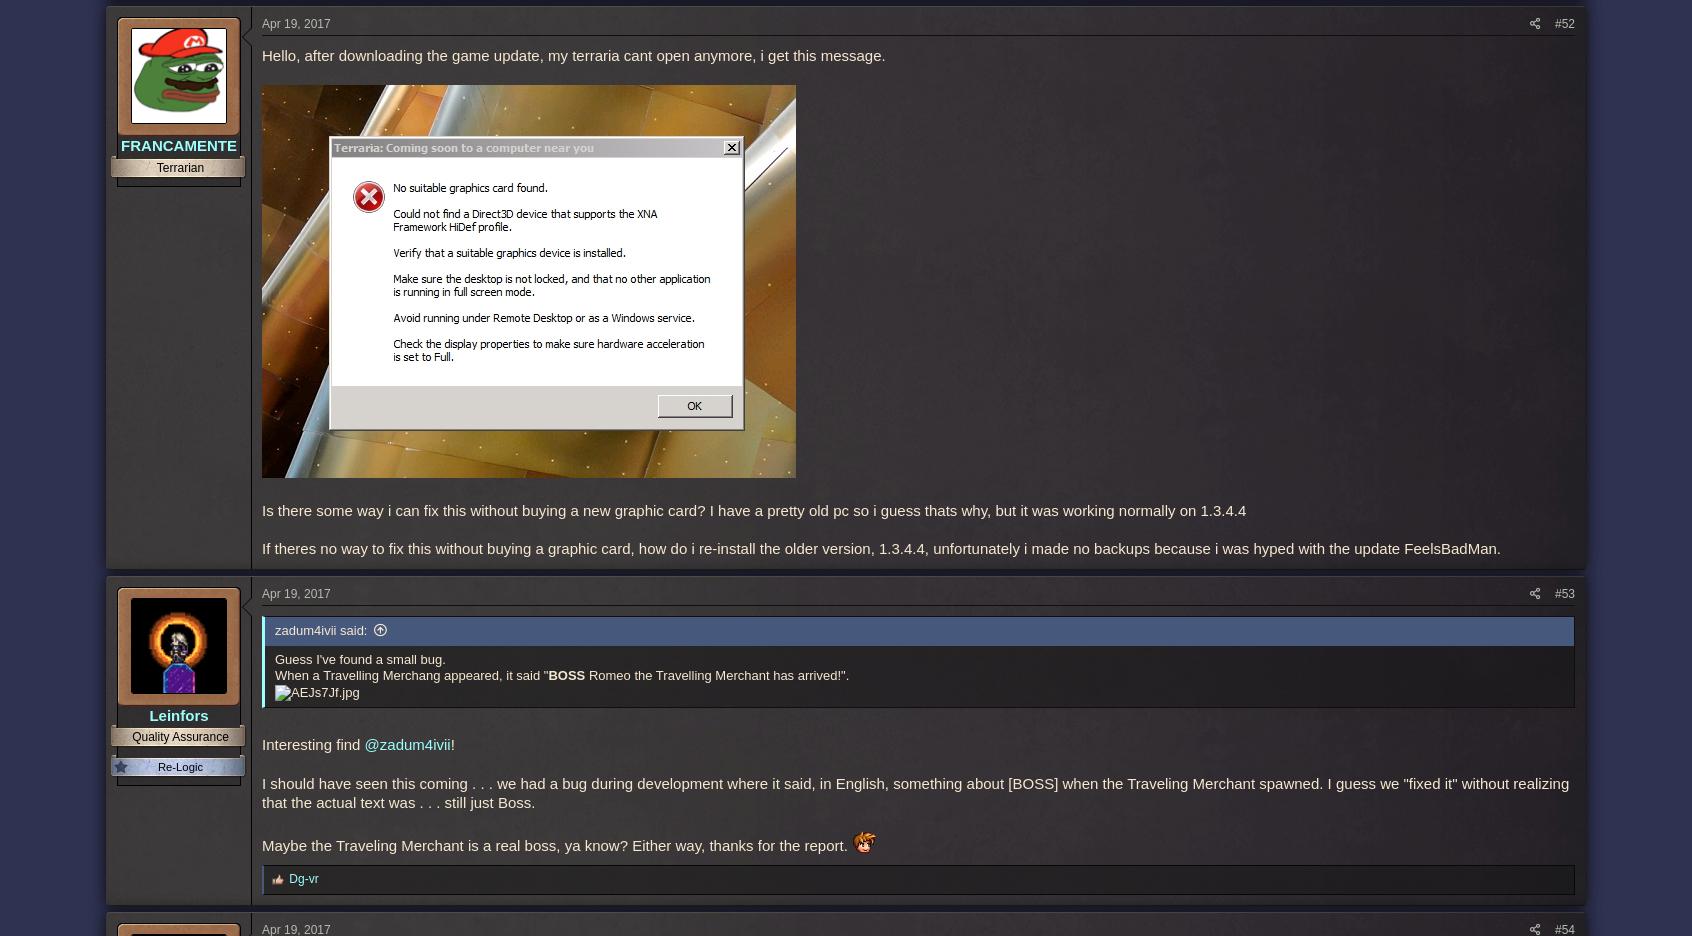 This screenshot has height=936, width=1692. I want to click on 'BOSS', so click(565, 675).